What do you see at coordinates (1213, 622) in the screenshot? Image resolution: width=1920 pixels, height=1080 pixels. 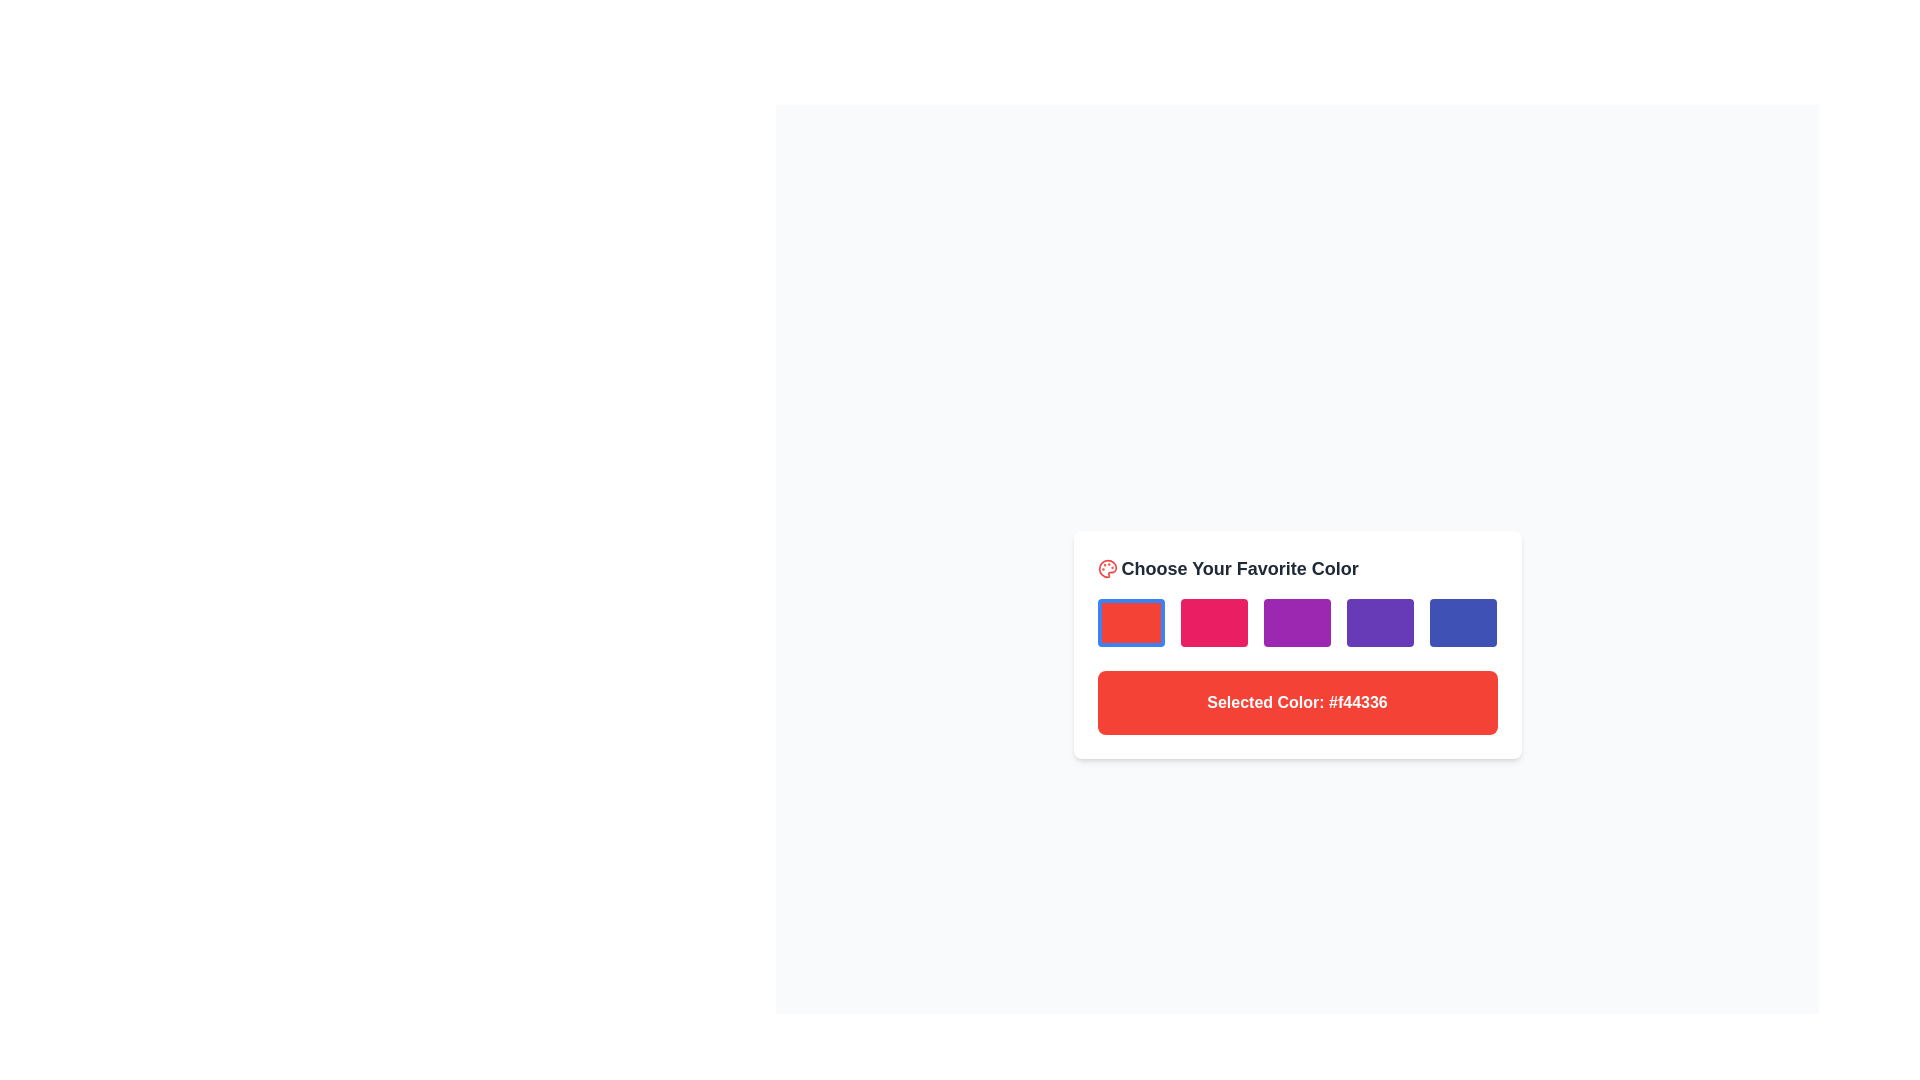 I see `the second button in the horizontal sequence of five buttons under the title 'Choose Your Favorite Color'` at bounding box center [1213, 622].